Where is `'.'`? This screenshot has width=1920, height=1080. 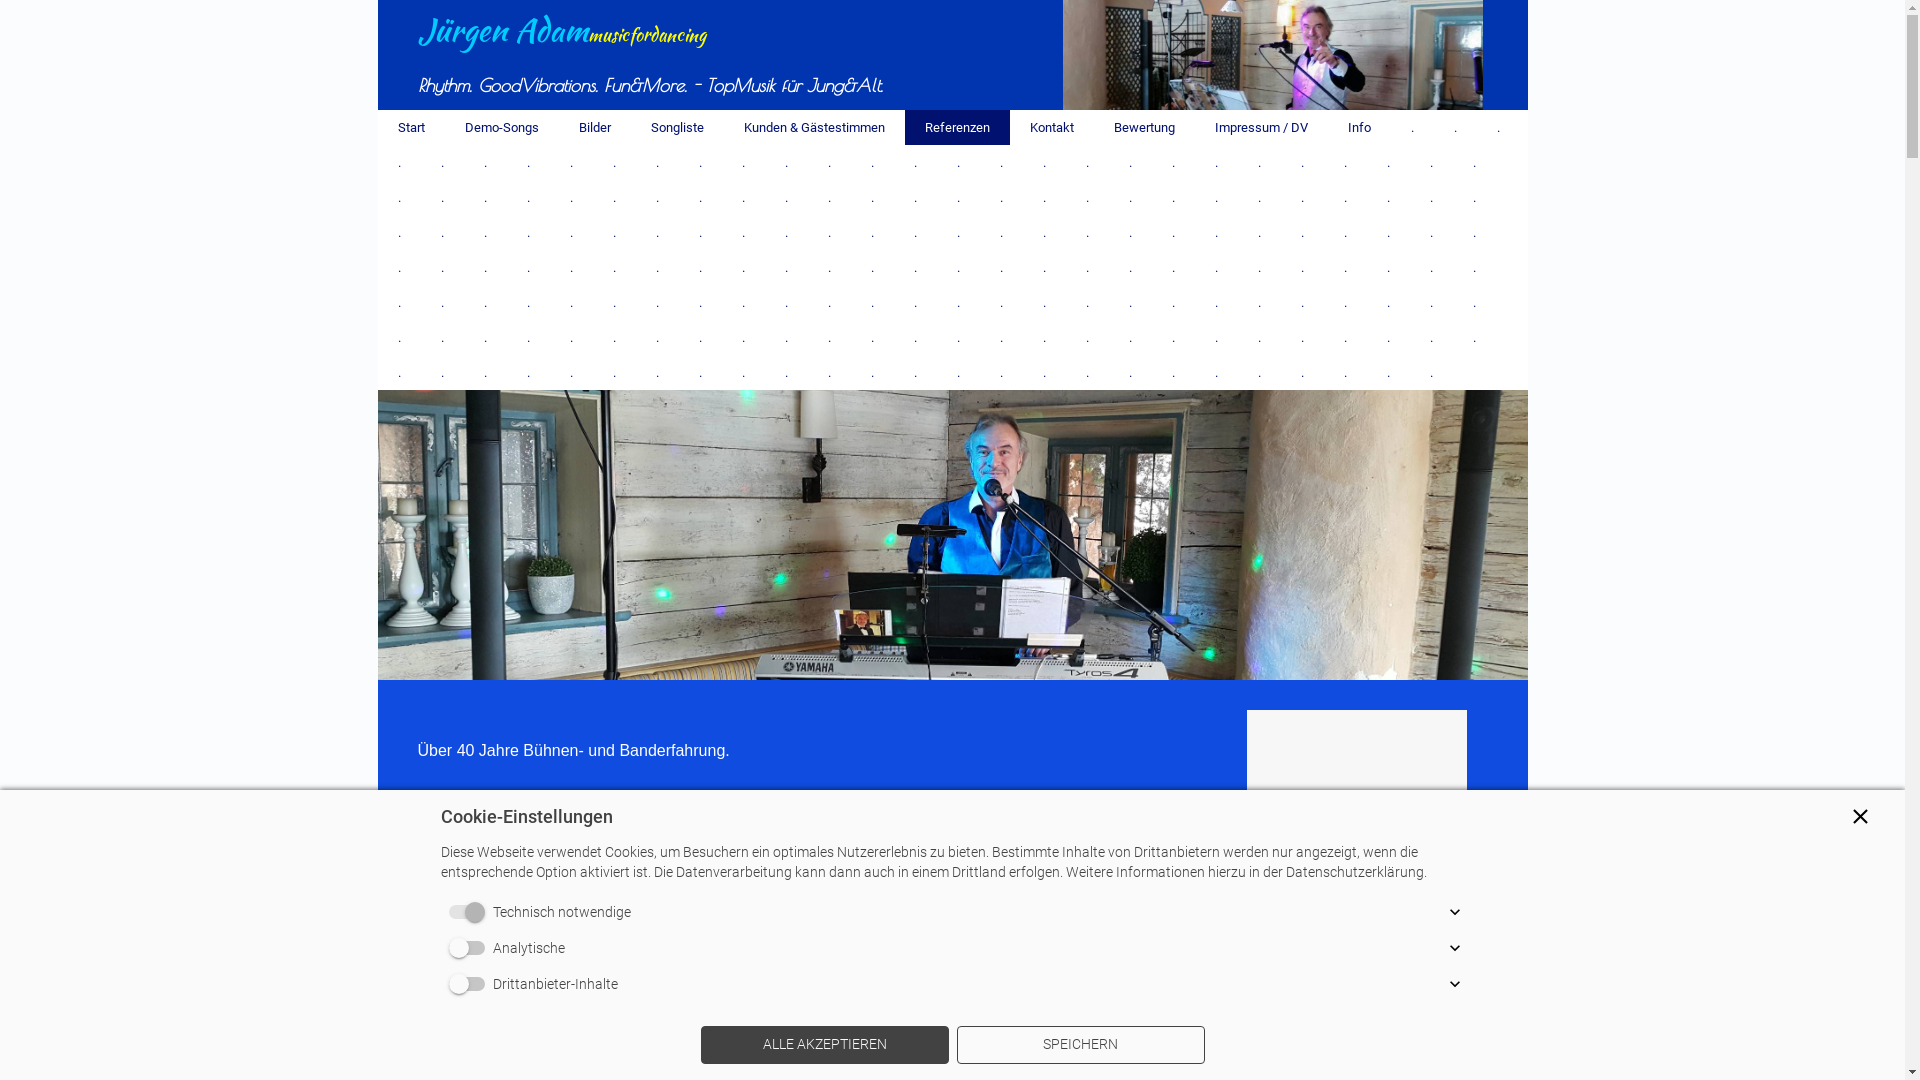
'.' is located at coordinates (1473, 161).